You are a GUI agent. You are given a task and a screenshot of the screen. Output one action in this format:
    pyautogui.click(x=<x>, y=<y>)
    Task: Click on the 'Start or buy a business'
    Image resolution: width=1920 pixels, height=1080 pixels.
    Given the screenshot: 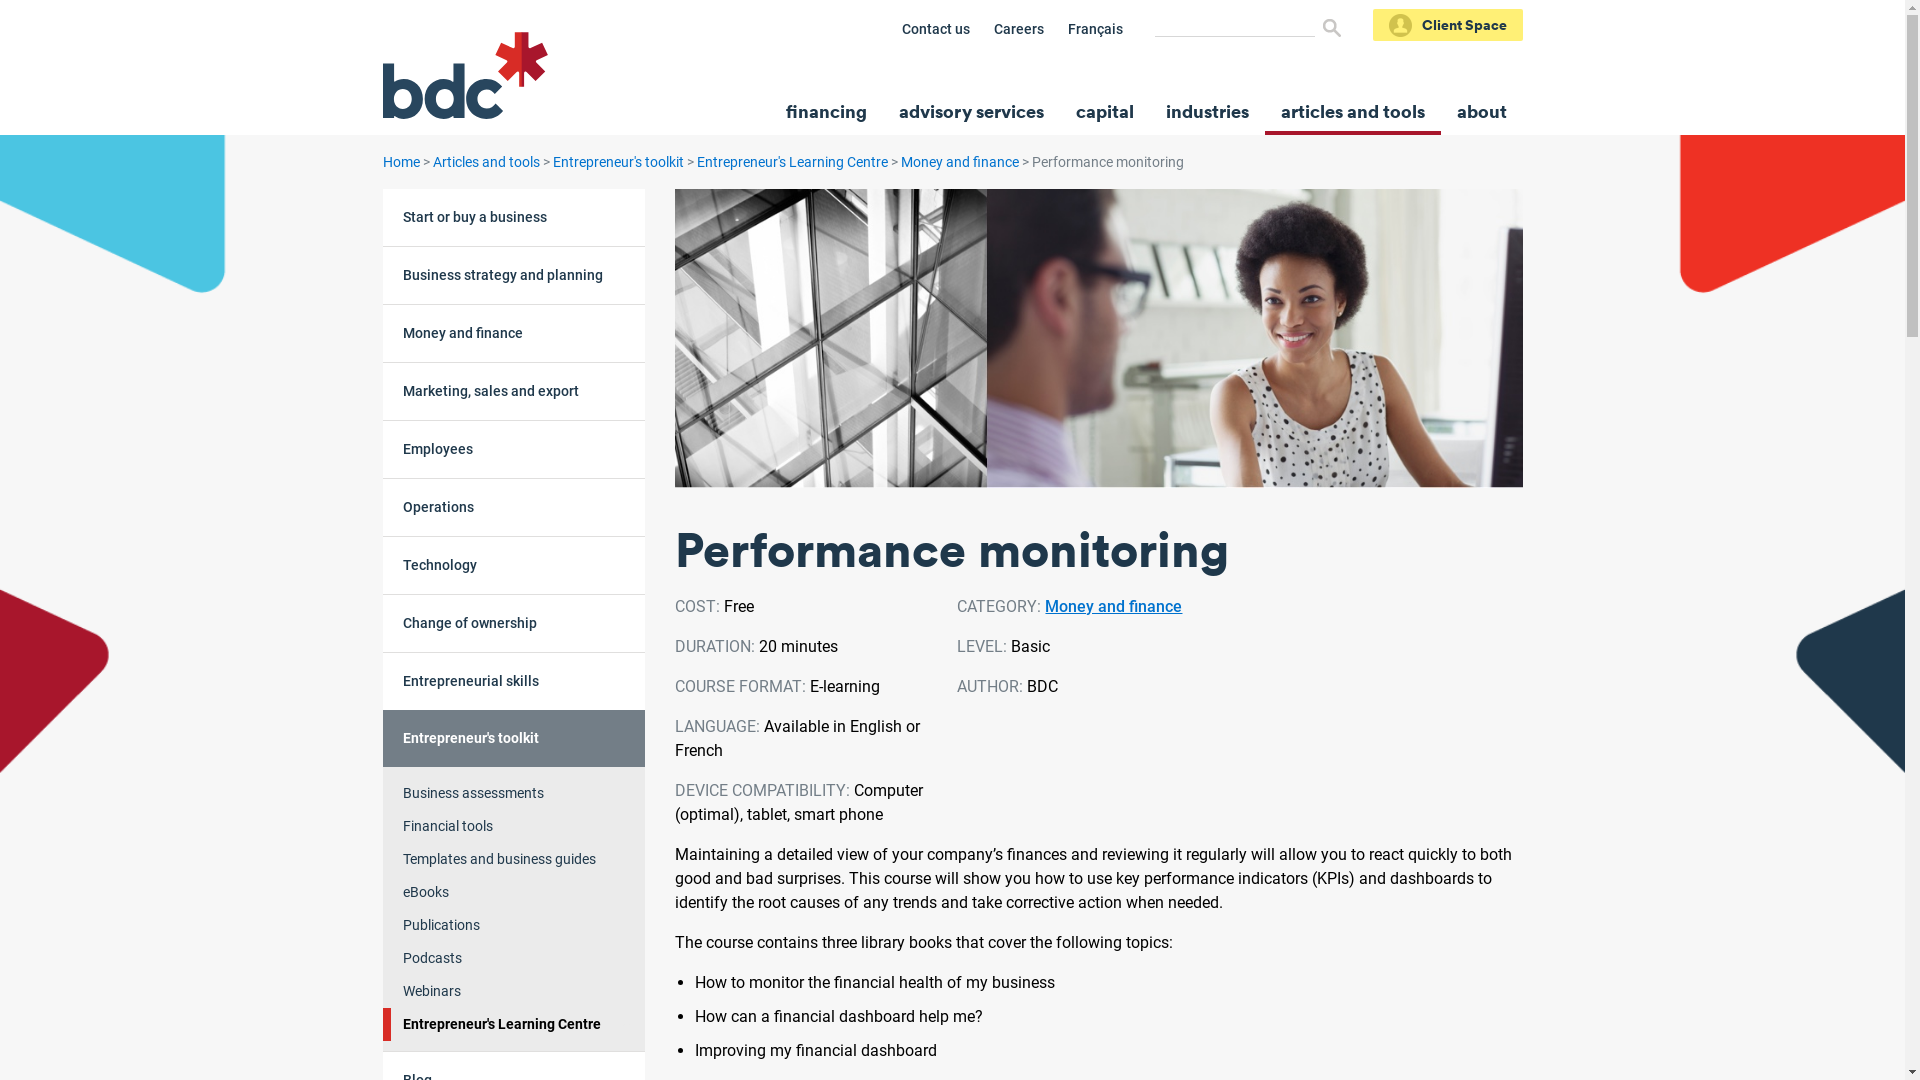 What is the action you would take?
    pyautogui.click(x=382, y=217)
    